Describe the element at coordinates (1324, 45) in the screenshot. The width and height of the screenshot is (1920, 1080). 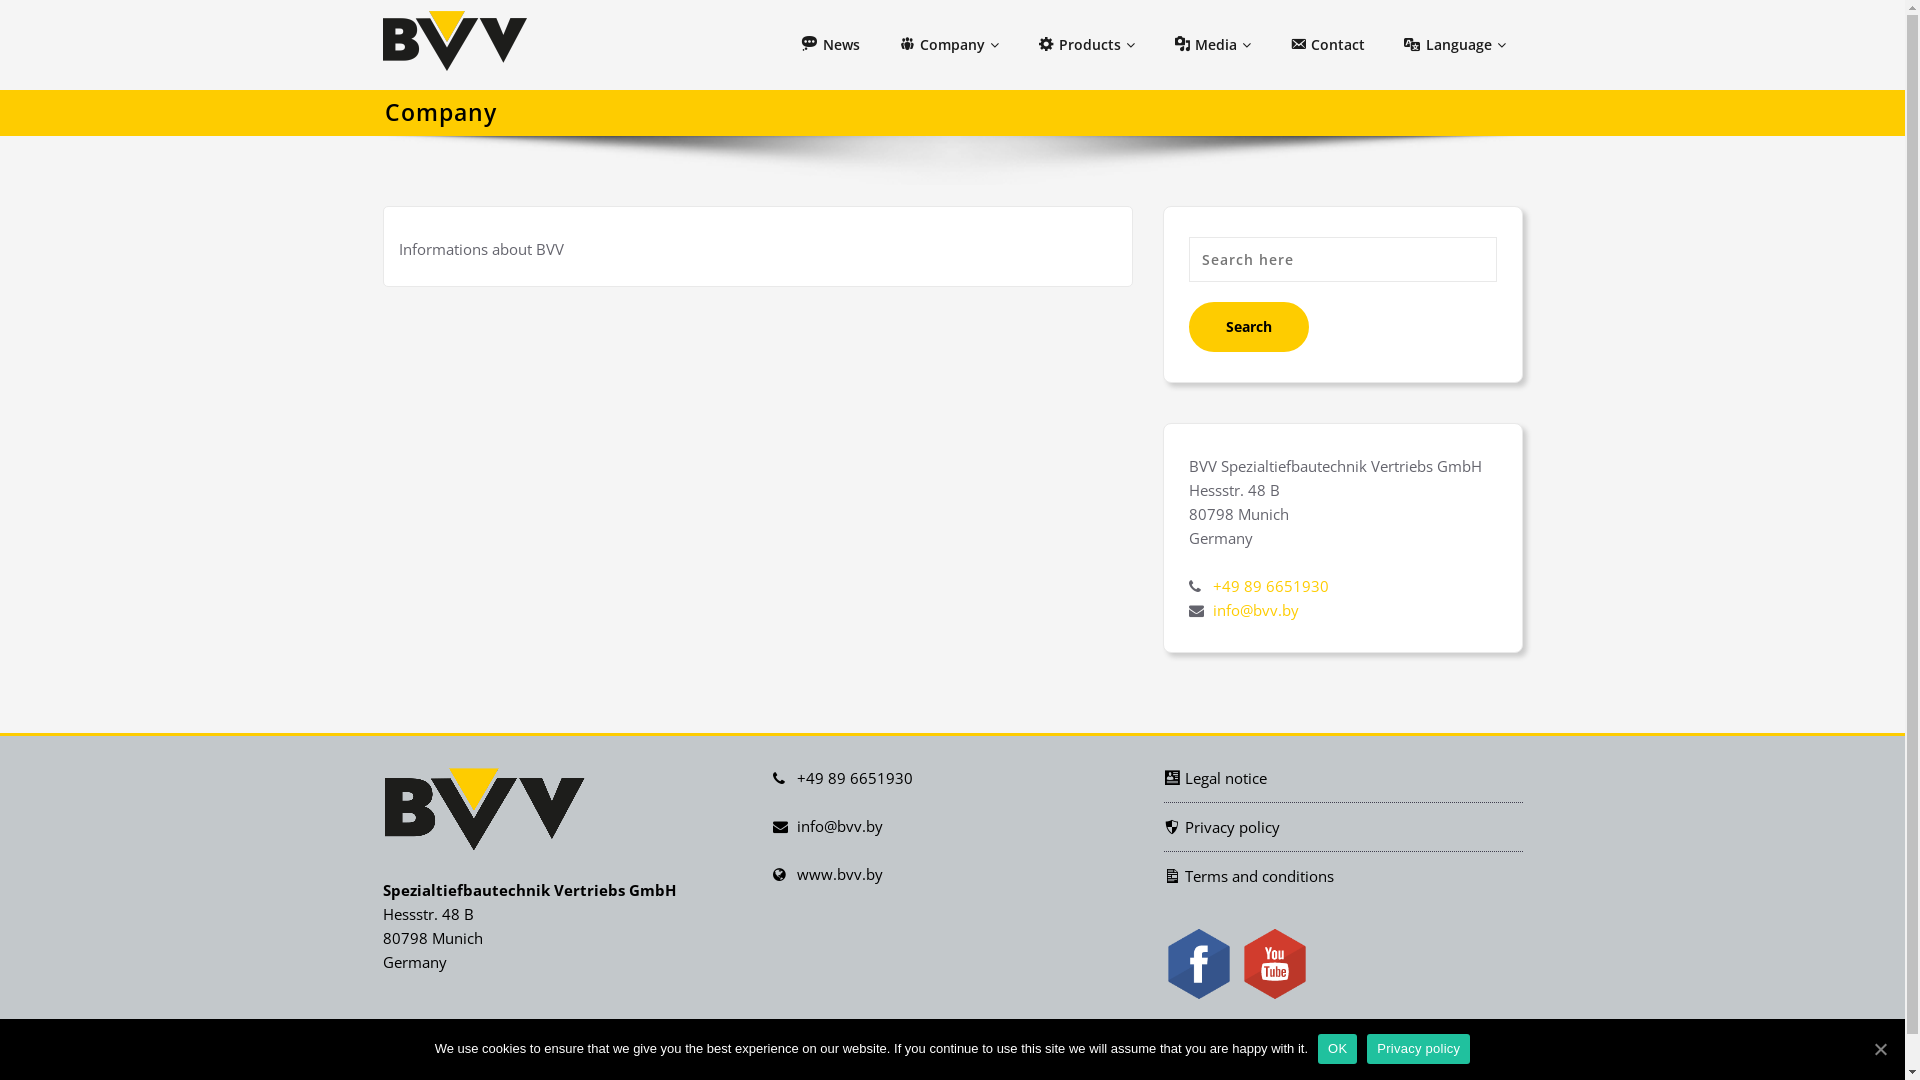
I see `'Contact'` at that location.